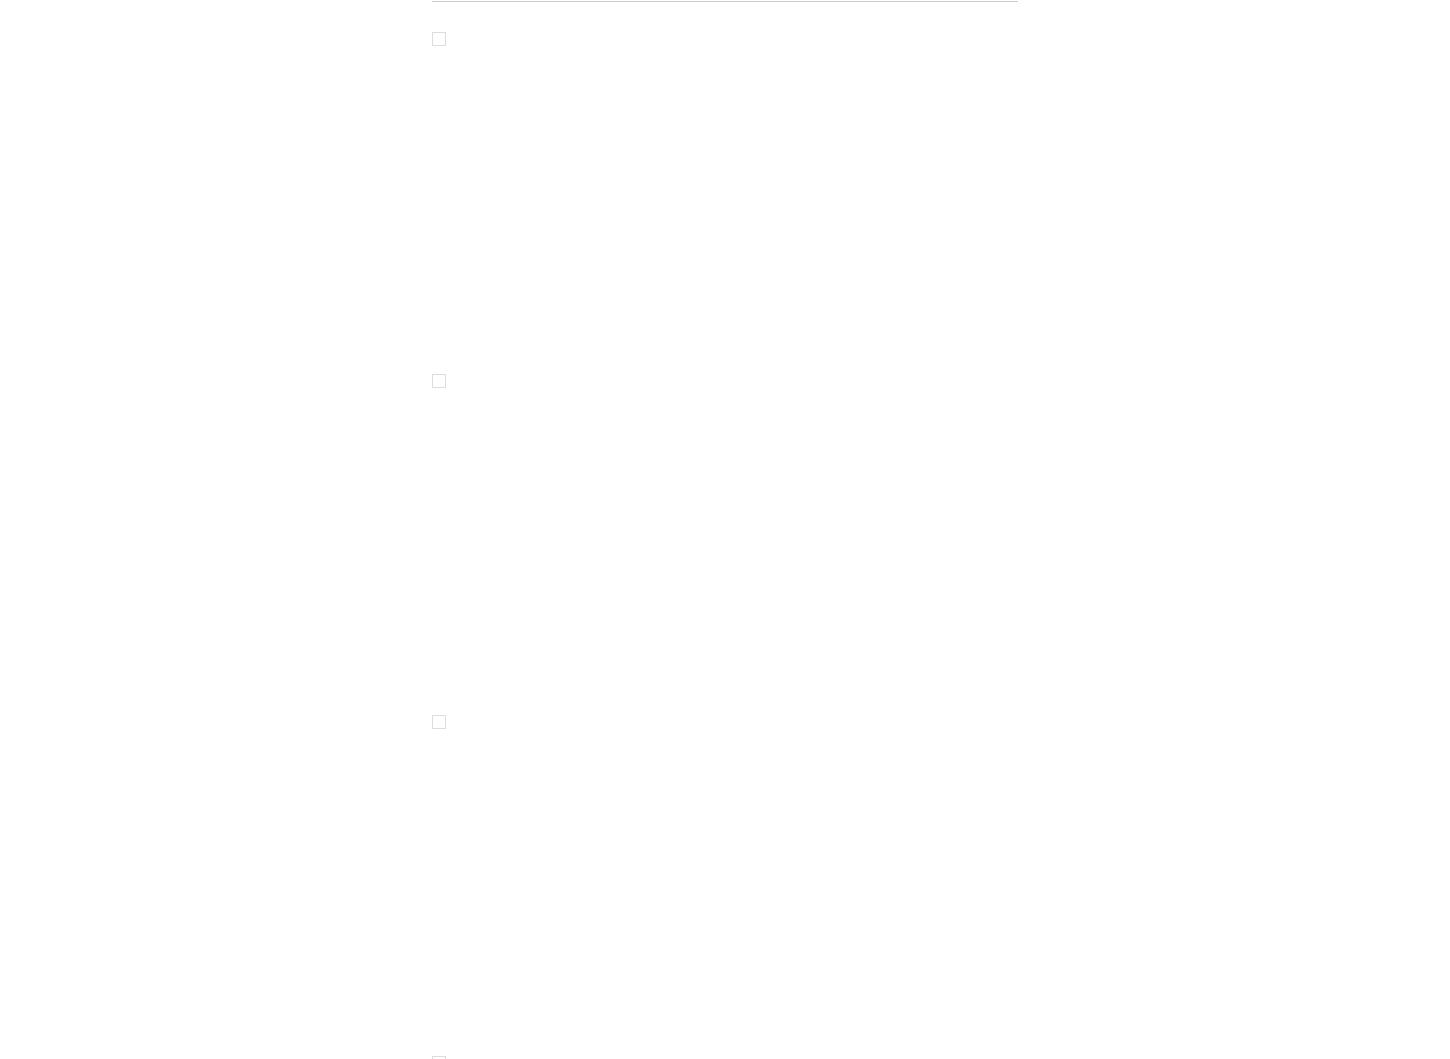  I want to click on 'CLASSICAL APPLICATIONS', so click(507, 355).